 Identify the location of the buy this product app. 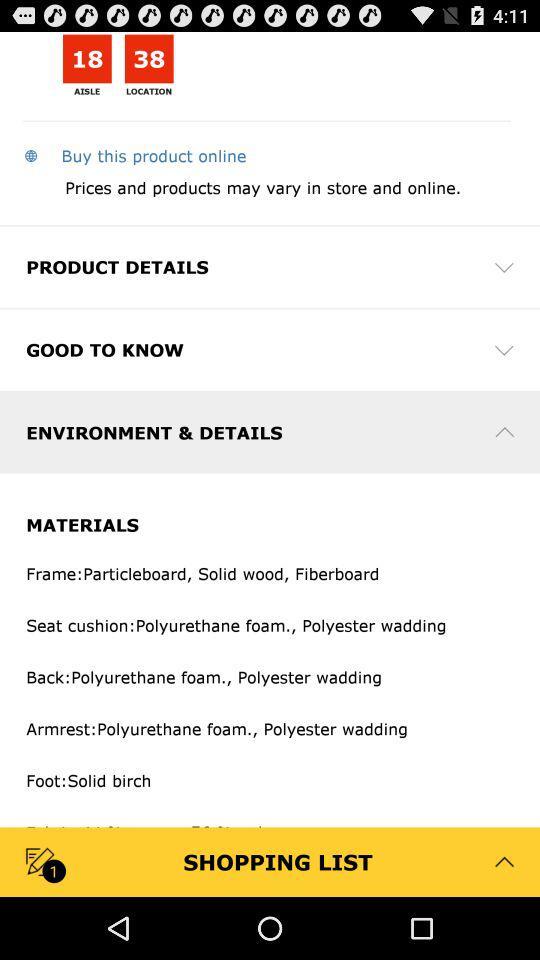
(134, 154).